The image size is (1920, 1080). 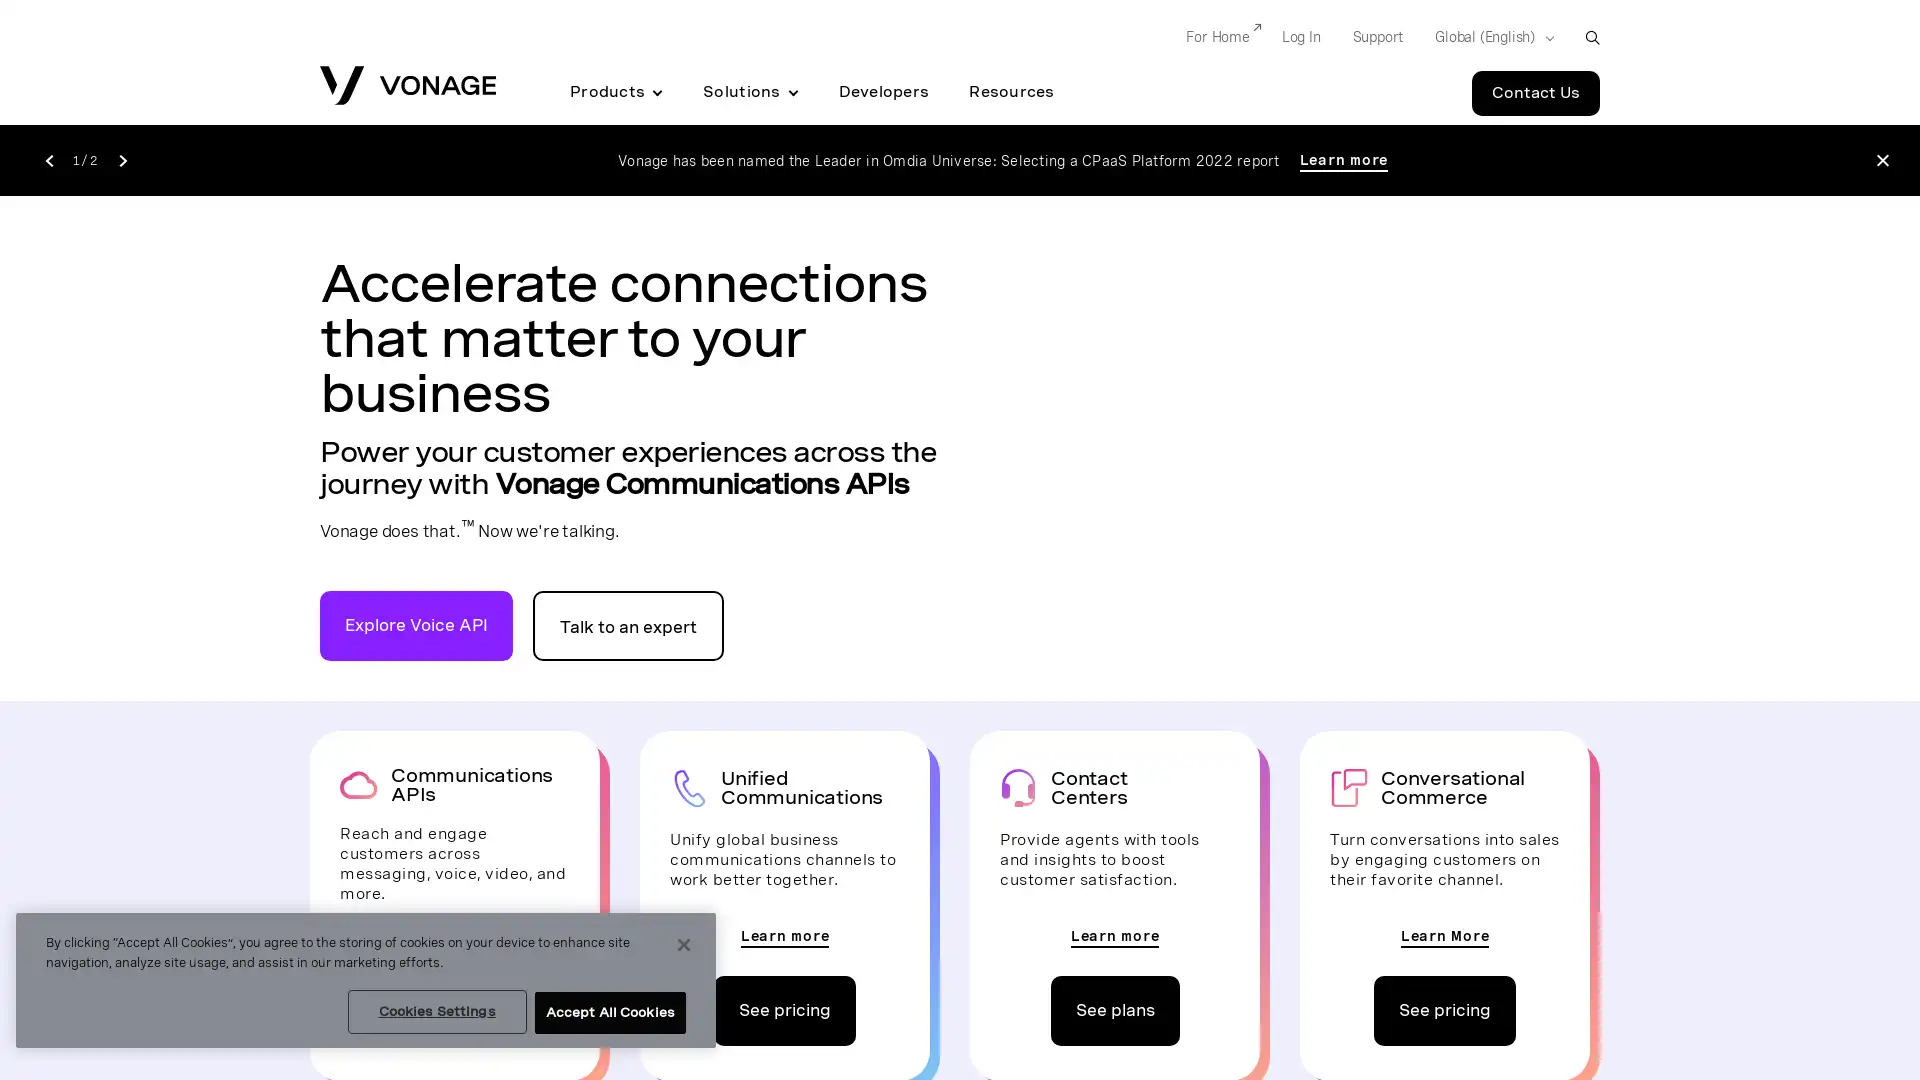 What do you see at coordinates (749, 92) in the screenshot?
I see `Solutions` at bounding box center [749, 92].